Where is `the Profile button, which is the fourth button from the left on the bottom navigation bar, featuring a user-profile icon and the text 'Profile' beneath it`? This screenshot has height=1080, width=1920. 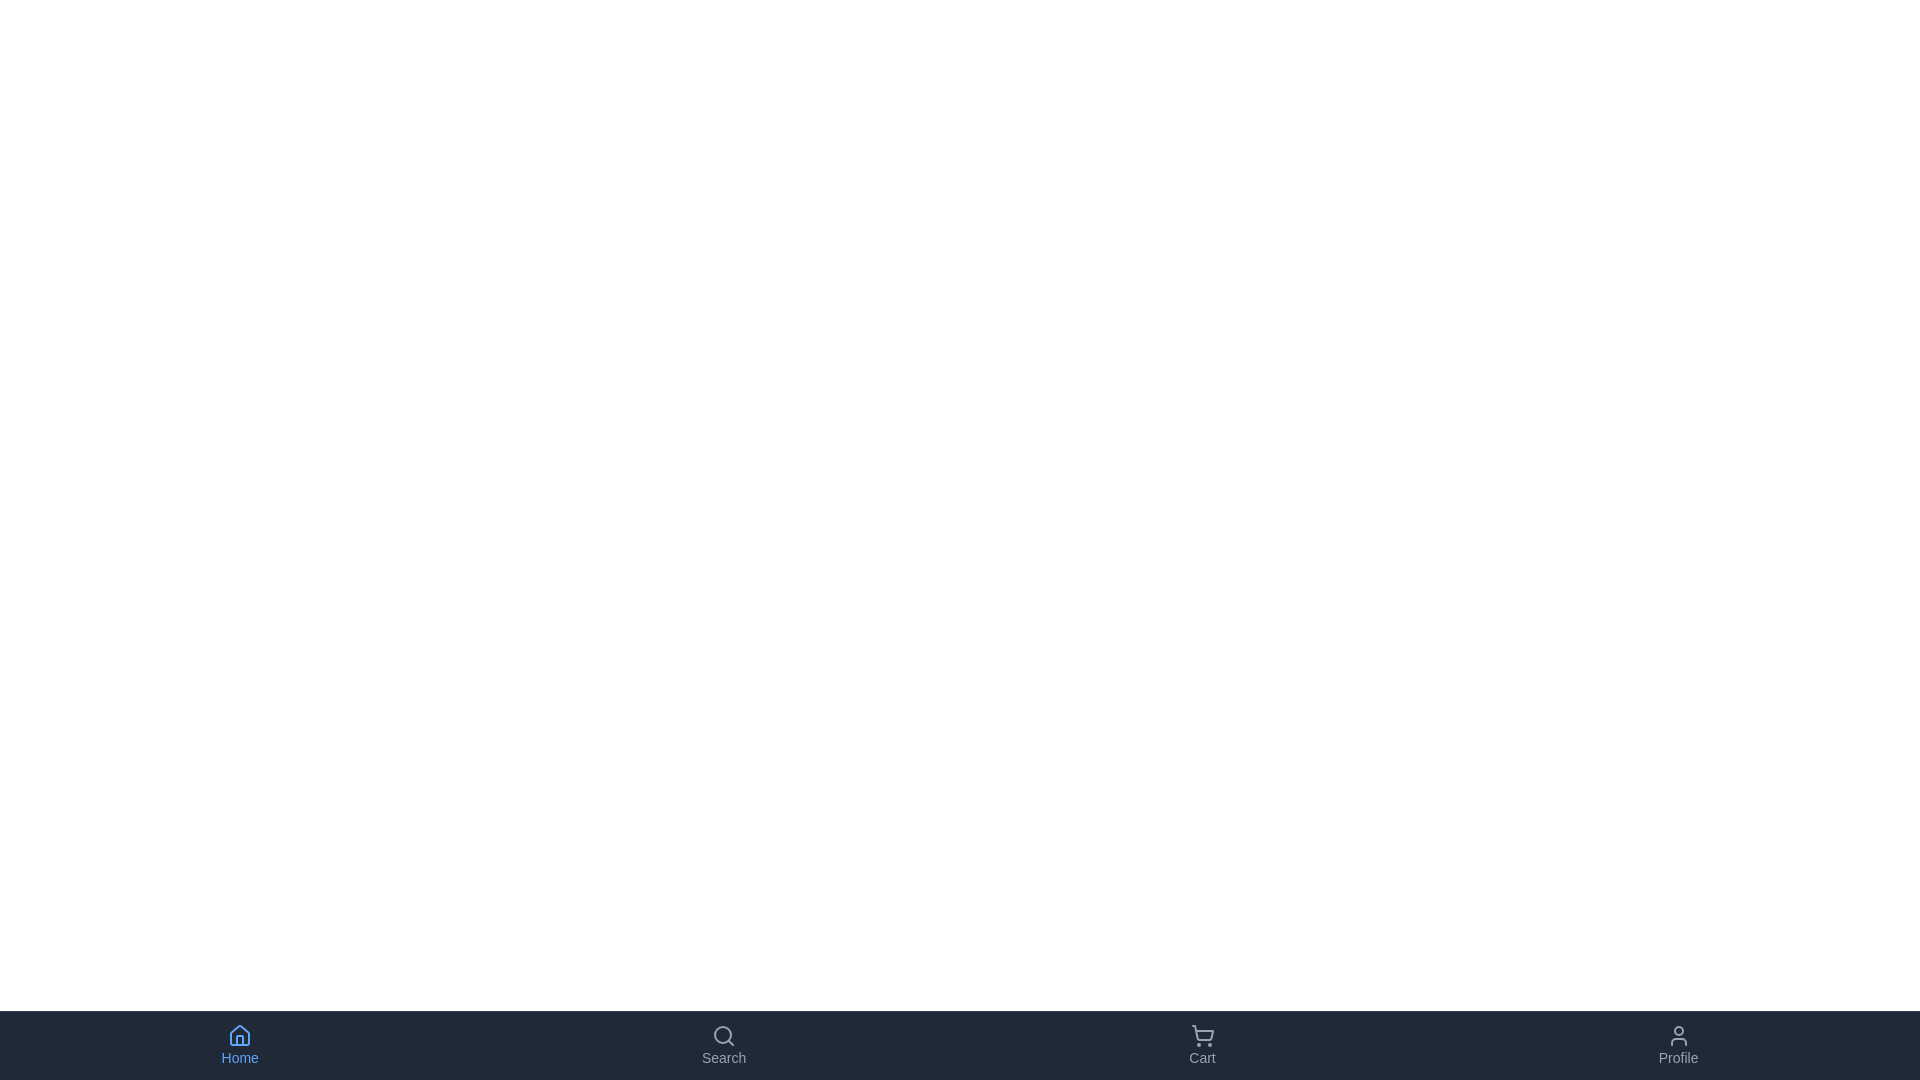 the Profile button, which is the fourth button from the left on the bottom navigation bar, featuring a user-profile icon and the text 'Profile' beneath it is located at coordinates (1678, 1044).